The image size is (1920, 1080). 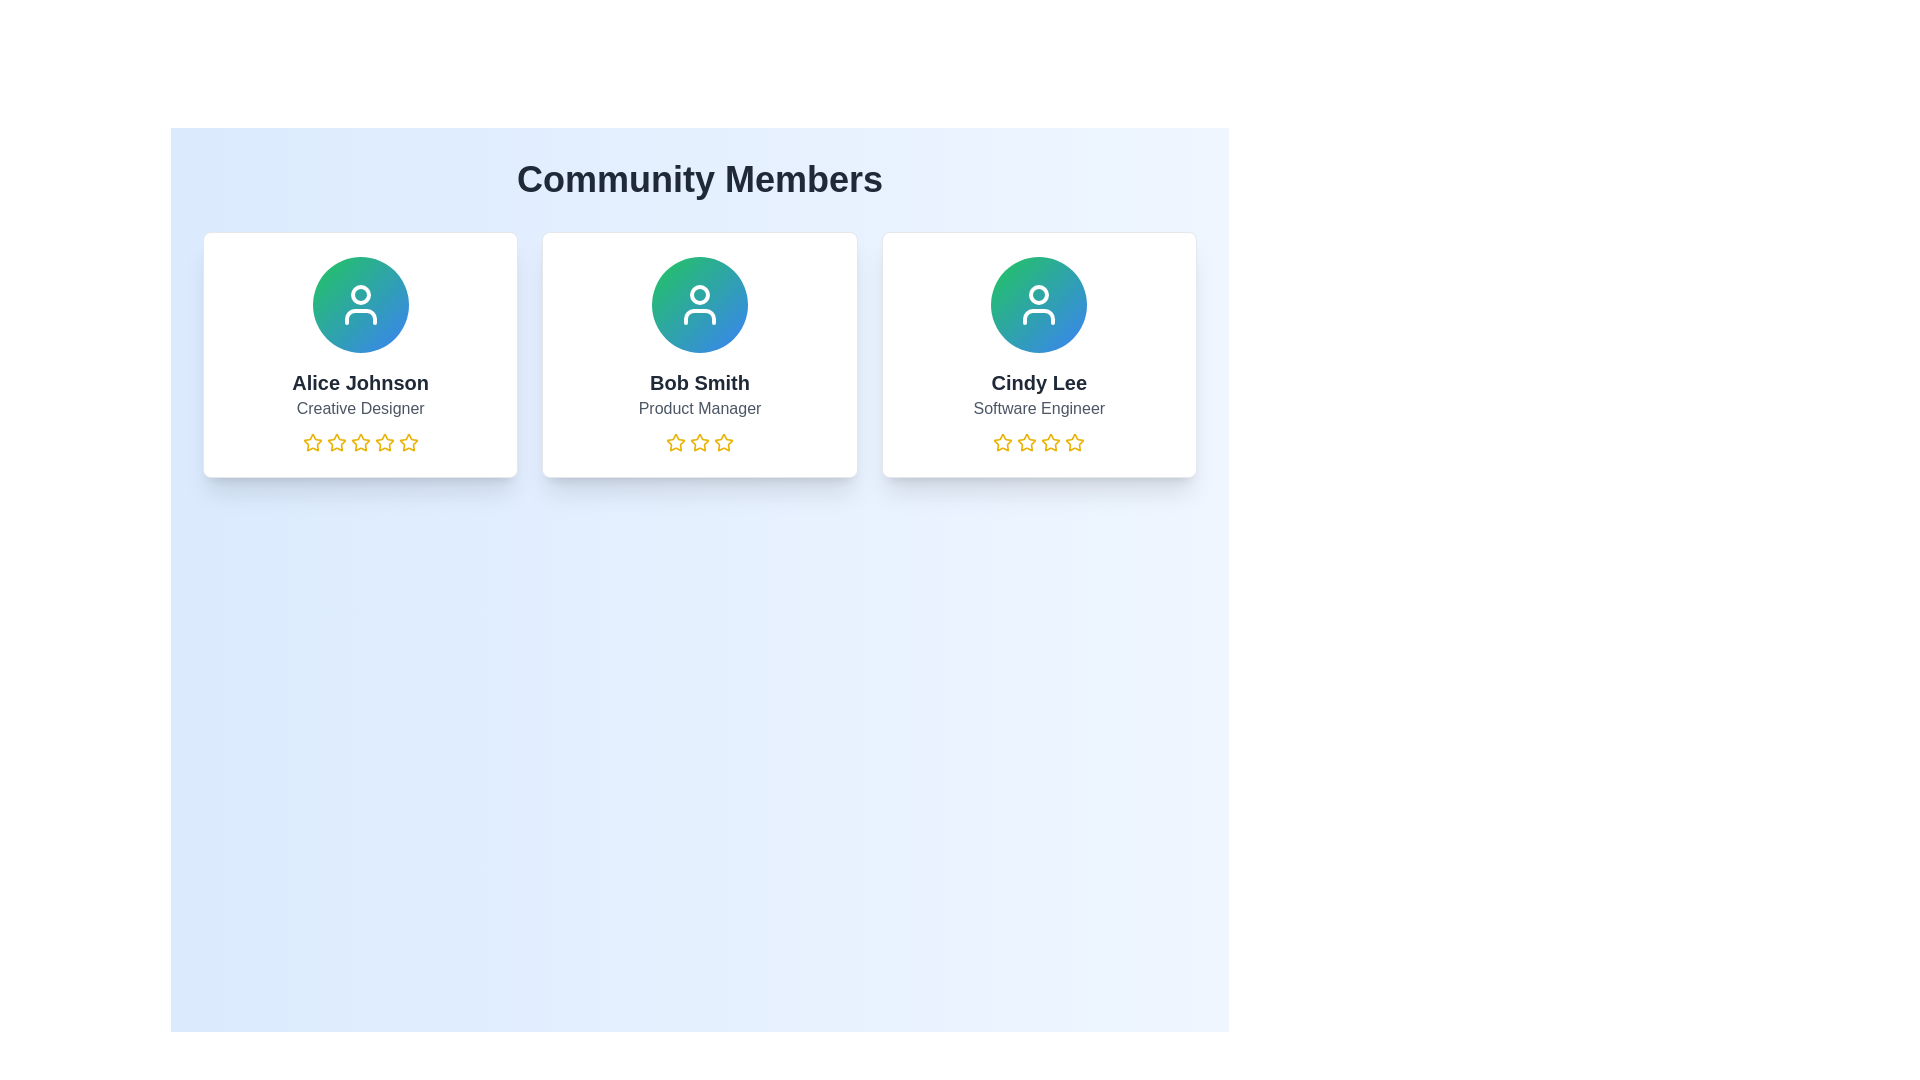 What do you see at coordinates (1039, 294) in the screenshot?
I see `the circular part of the user profile icon within the card labeled 'Cindy Lee, Software Engineer.'` at bounding box center [1039, 294].